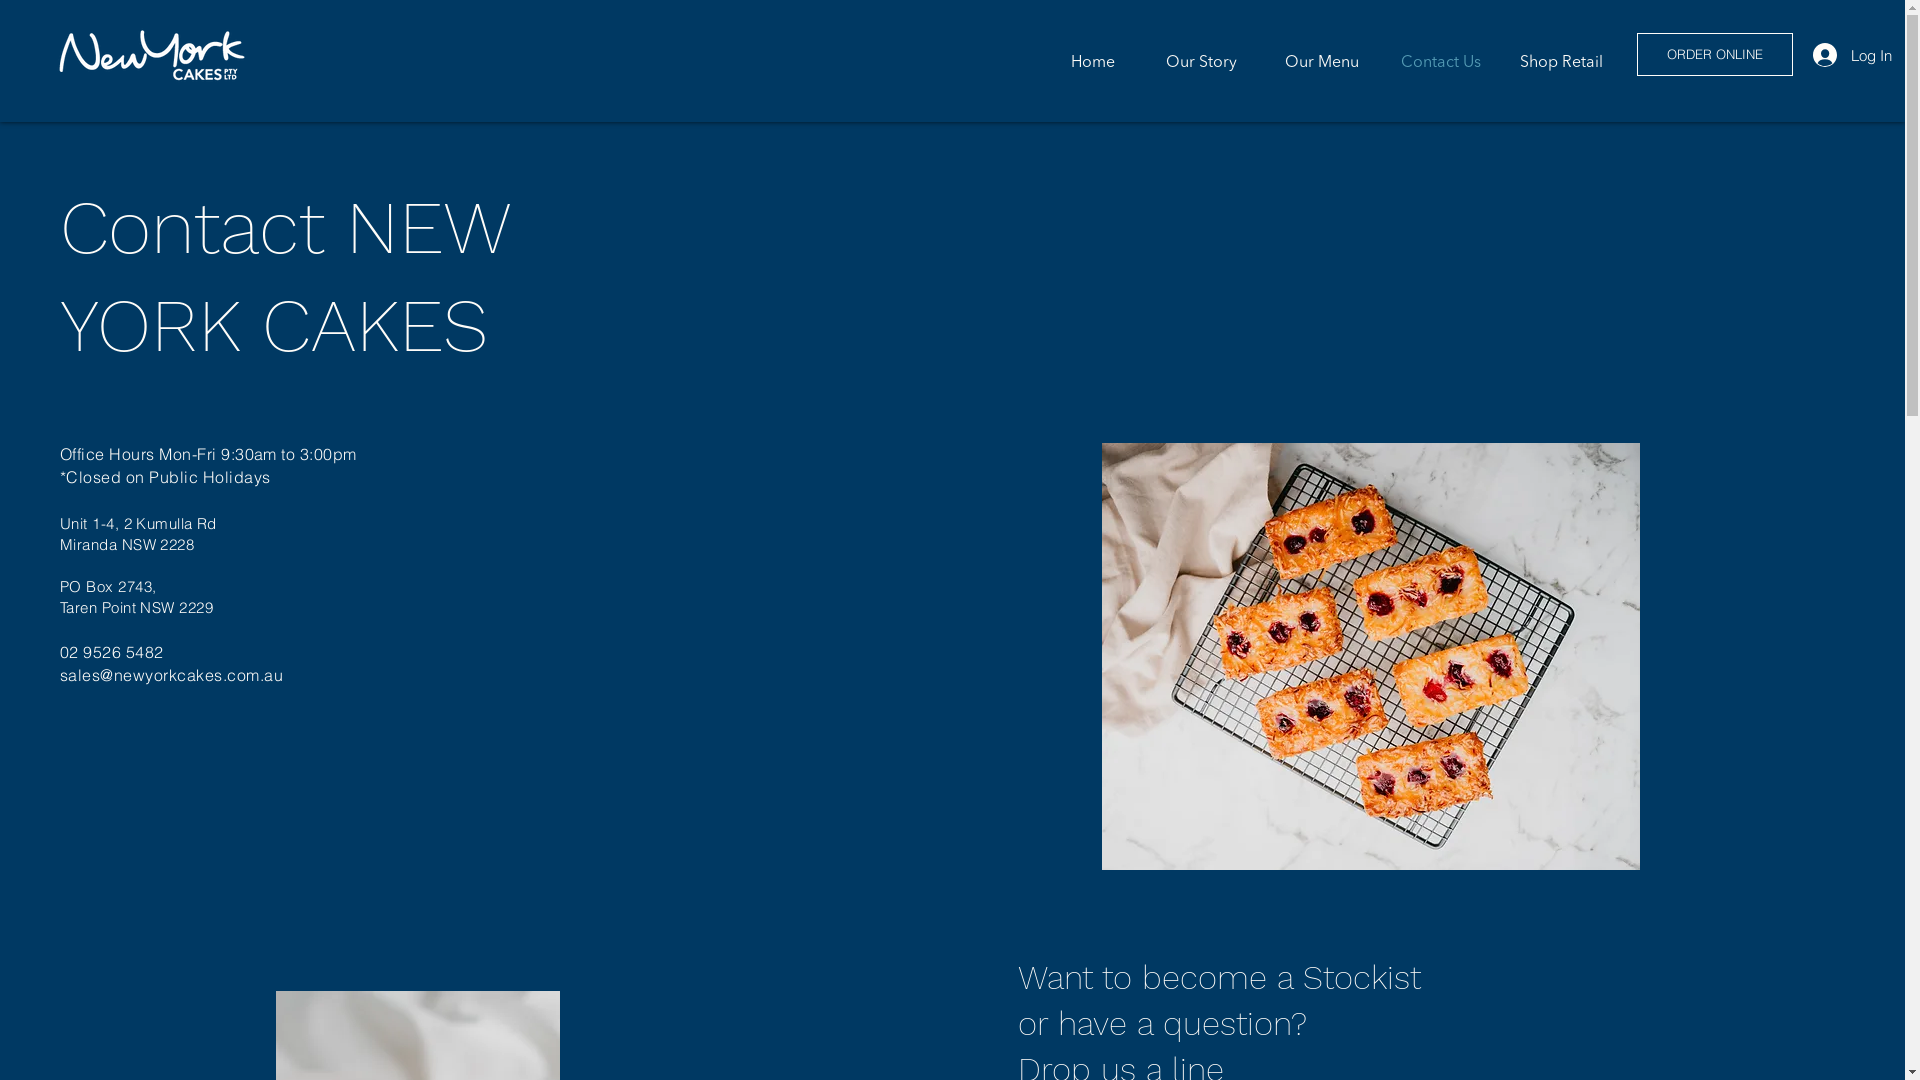 The width and height of the screenshot is (1920, 1080). What do you see at coordinates (1821, 53) in the screenshot?
I see `'Log In'` at bounding box center [1821, 53].